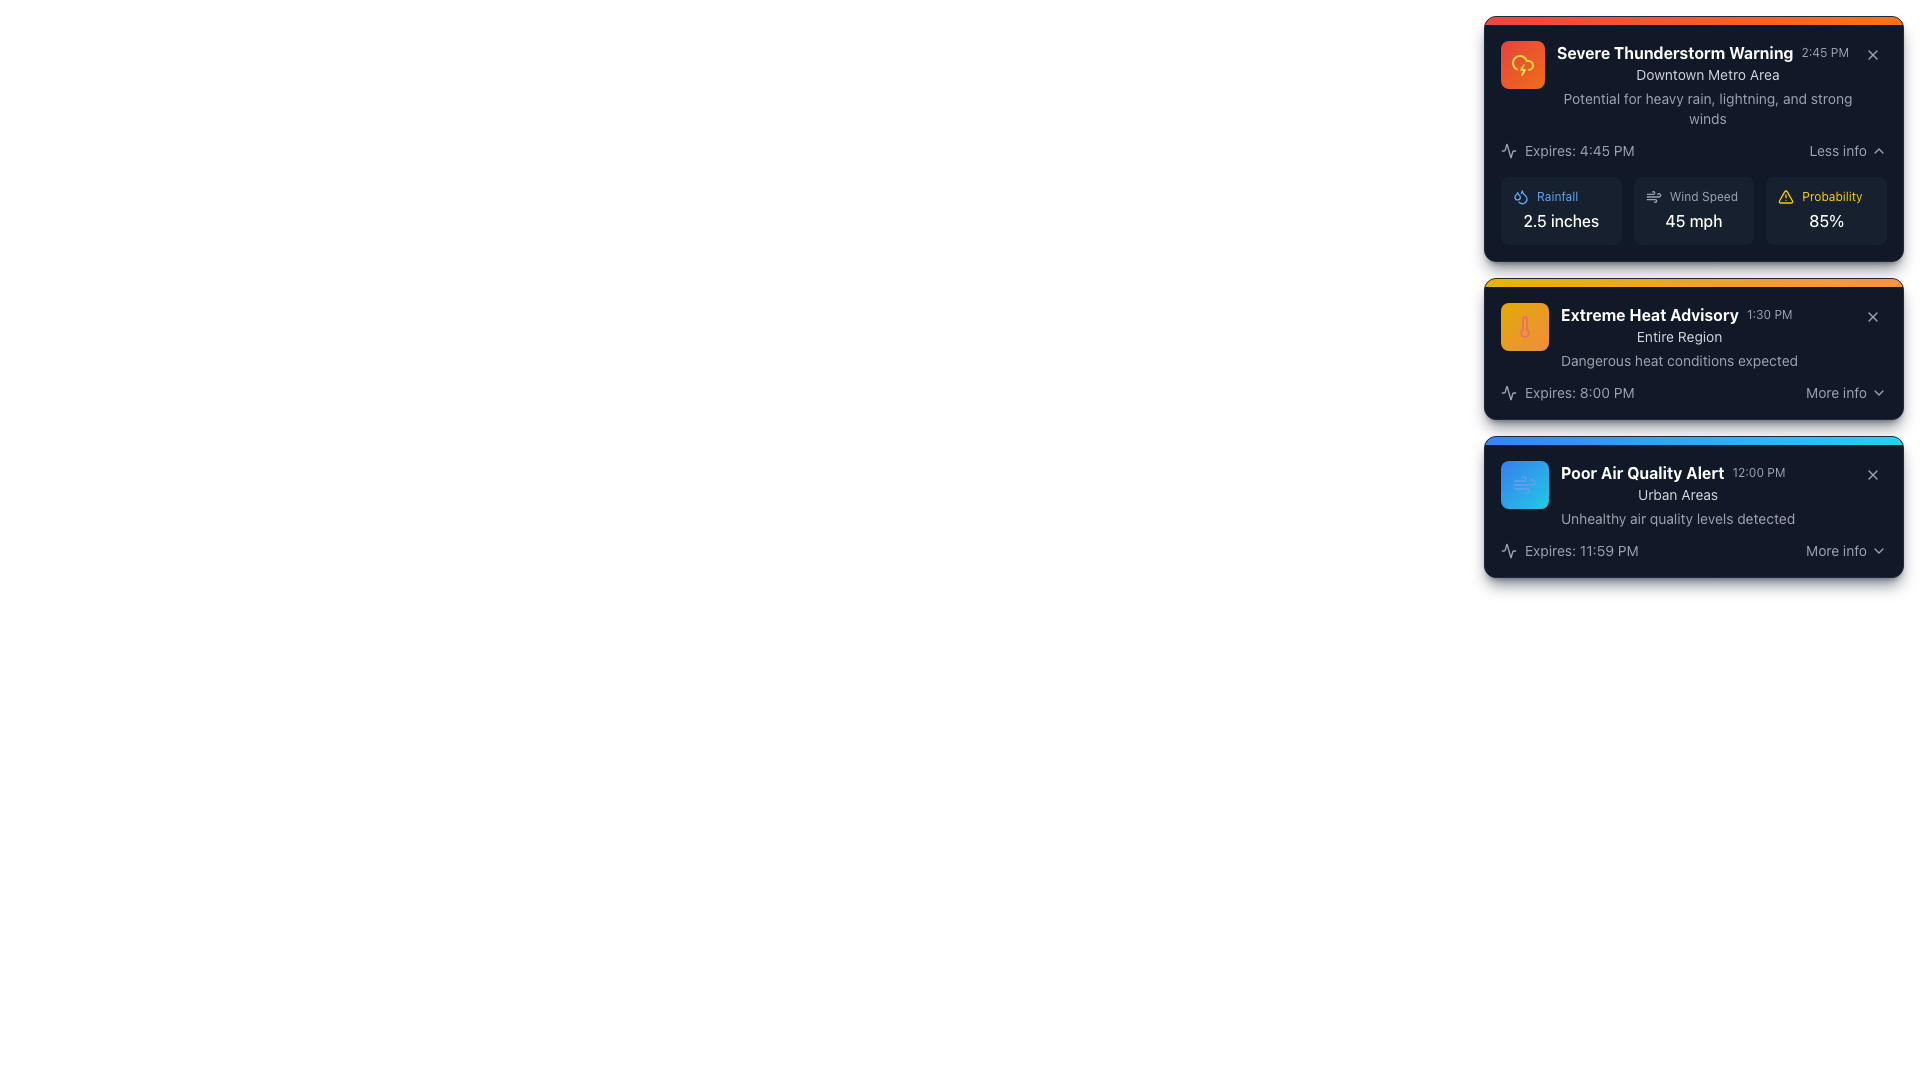 The width and height of the screenshot is (1920, 1080). What do you see at coordinates (1508, 149) in the screenshot?
I see `the icon located in the uppermost card of the vertical list of alerts, positioned to the left of the text 'Expires: 4:45 PM'` at bounding box center [1508, 149].